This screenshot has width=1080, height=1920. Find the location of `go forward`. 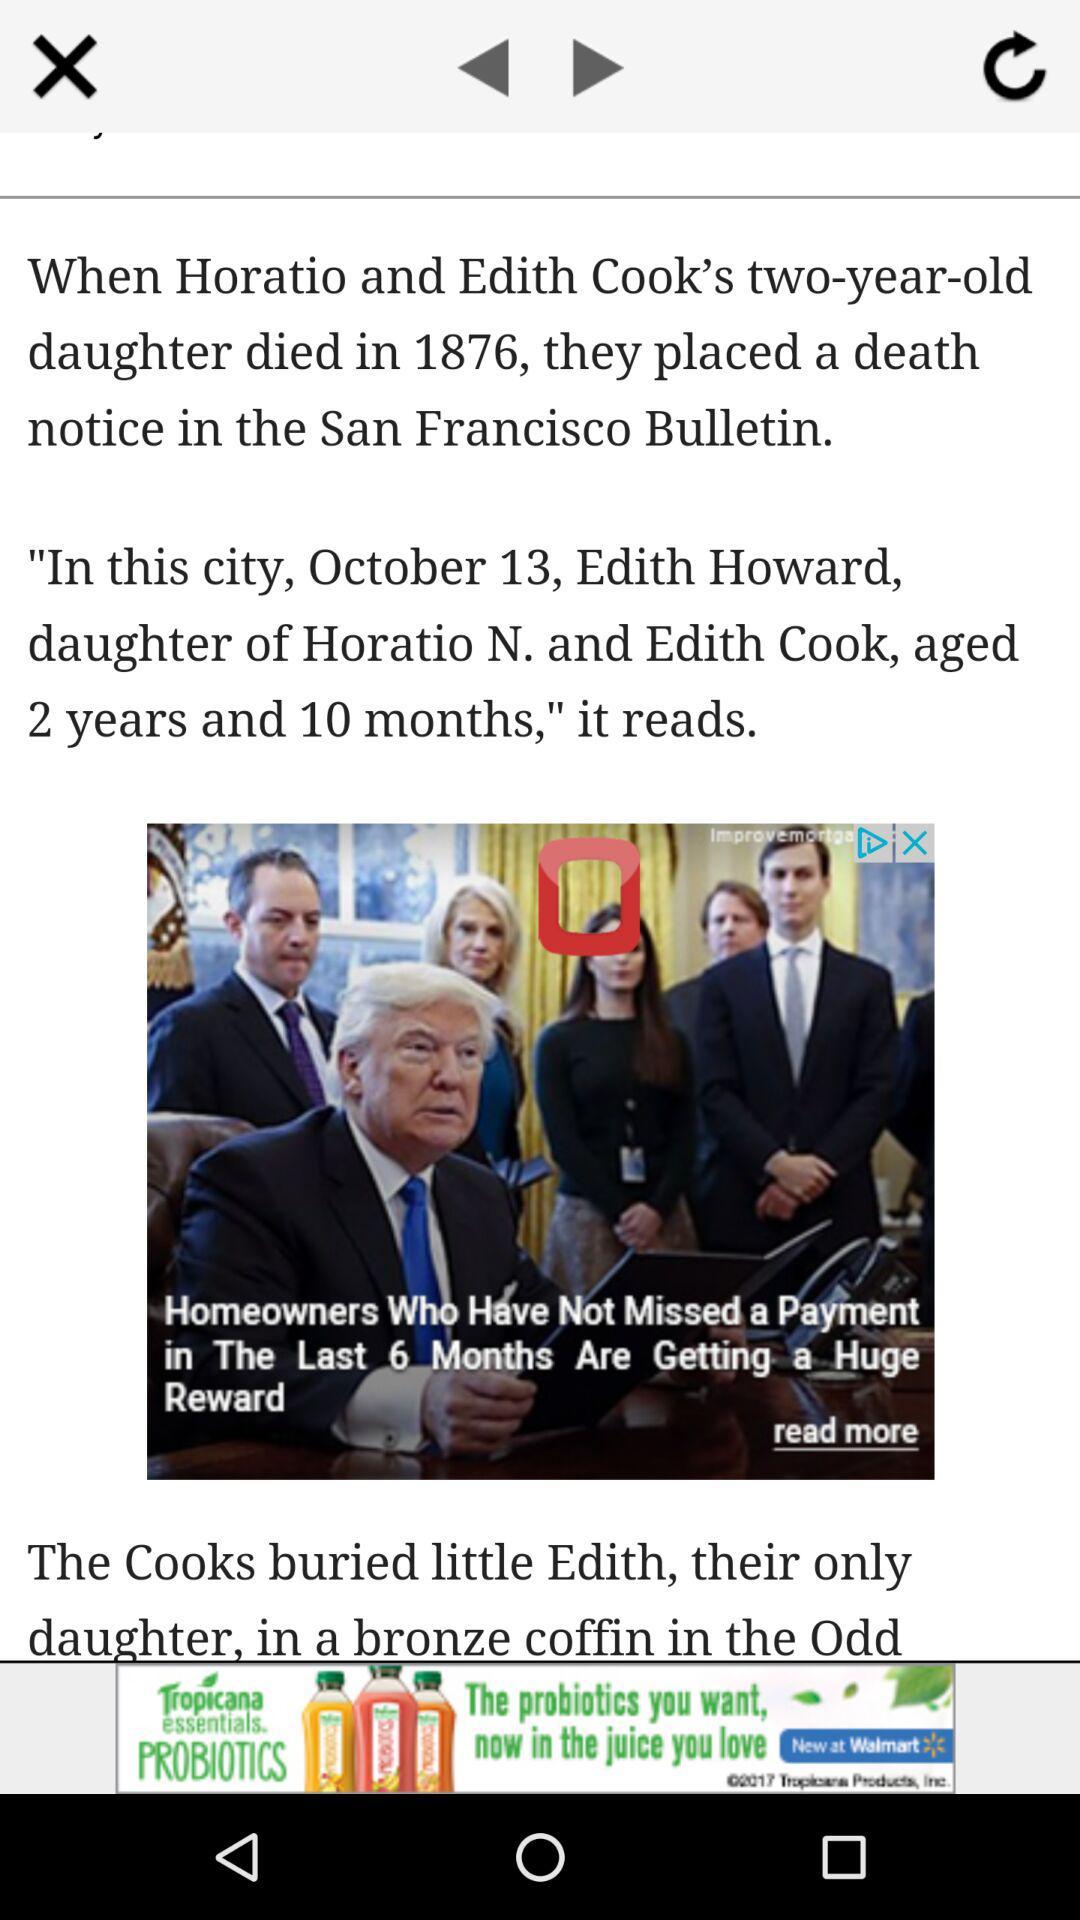

go forward is located at coordinates (596, 66).